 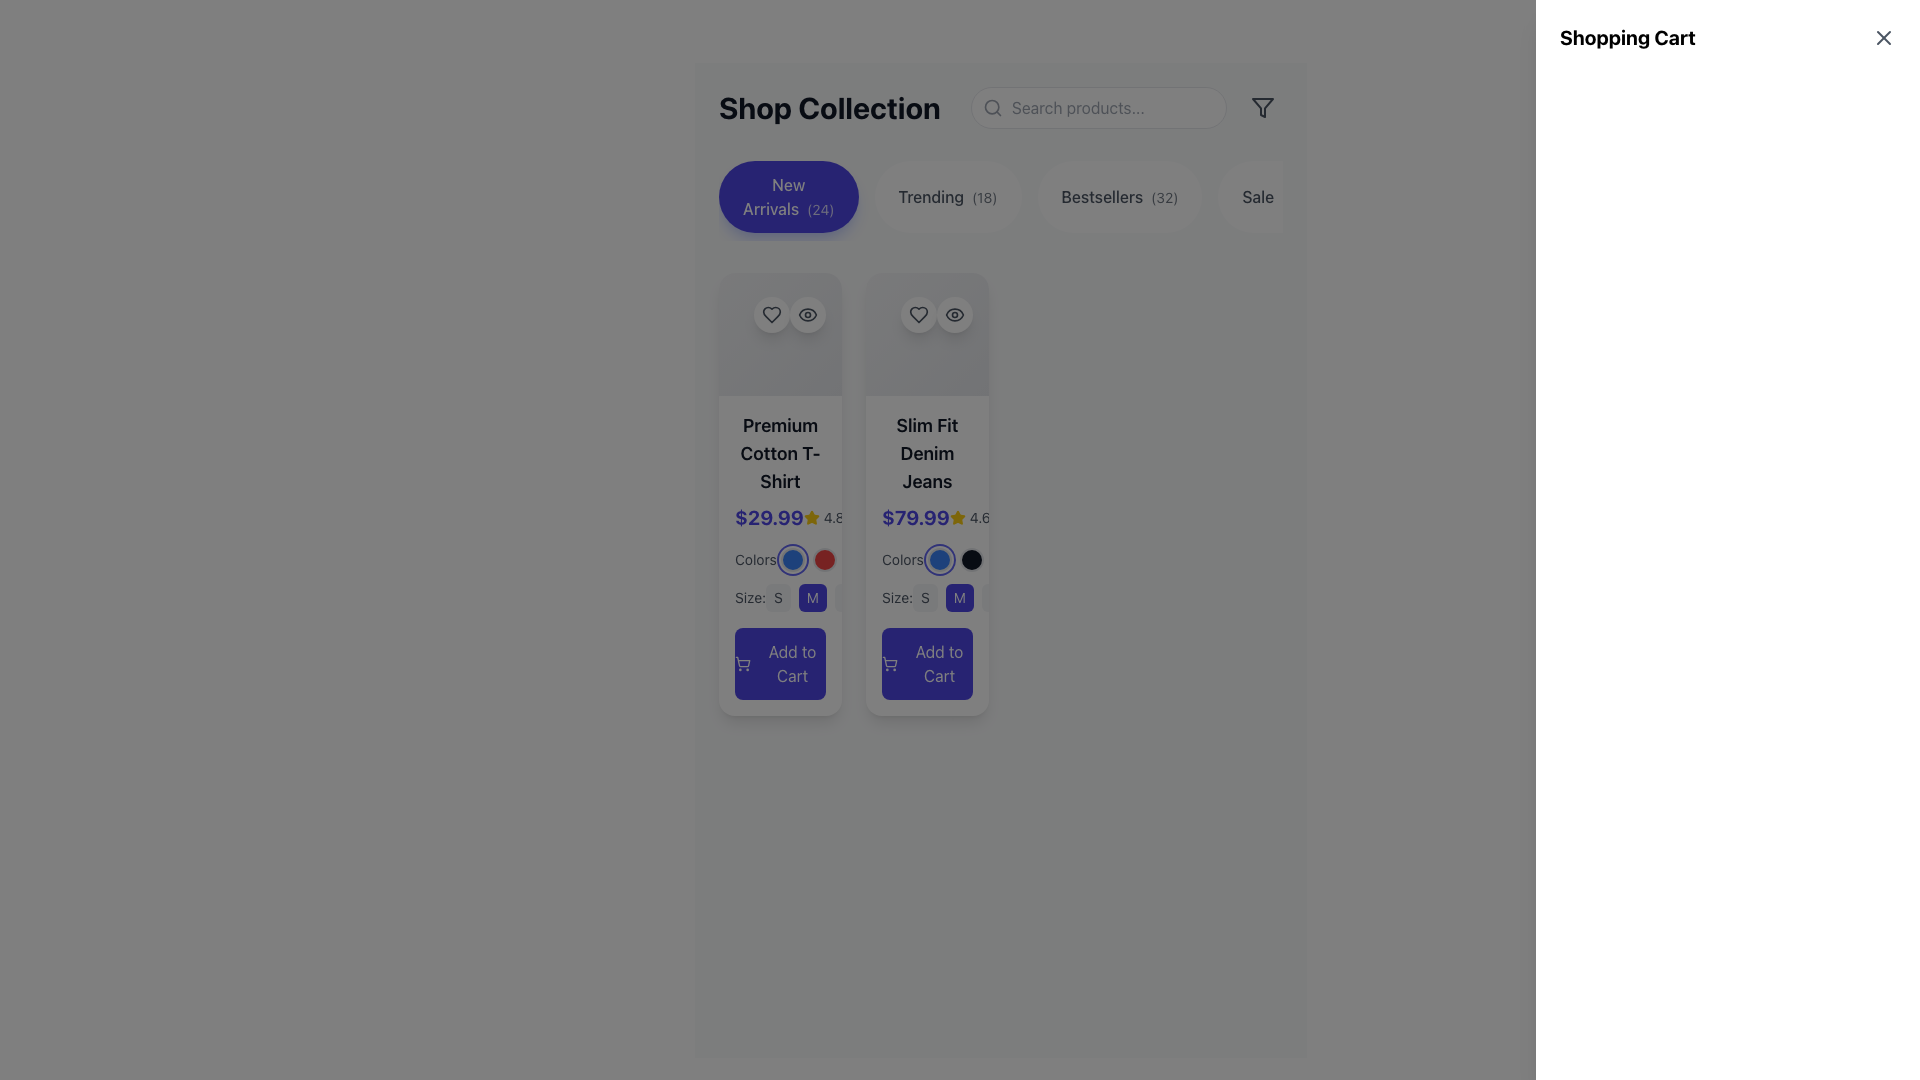 I want to click on the color selection button within the interactive component for the 'Premium Cotton T-Shirt' product listing, specifically targeting the button for accessibility navigation, so click(x=779, y=579).